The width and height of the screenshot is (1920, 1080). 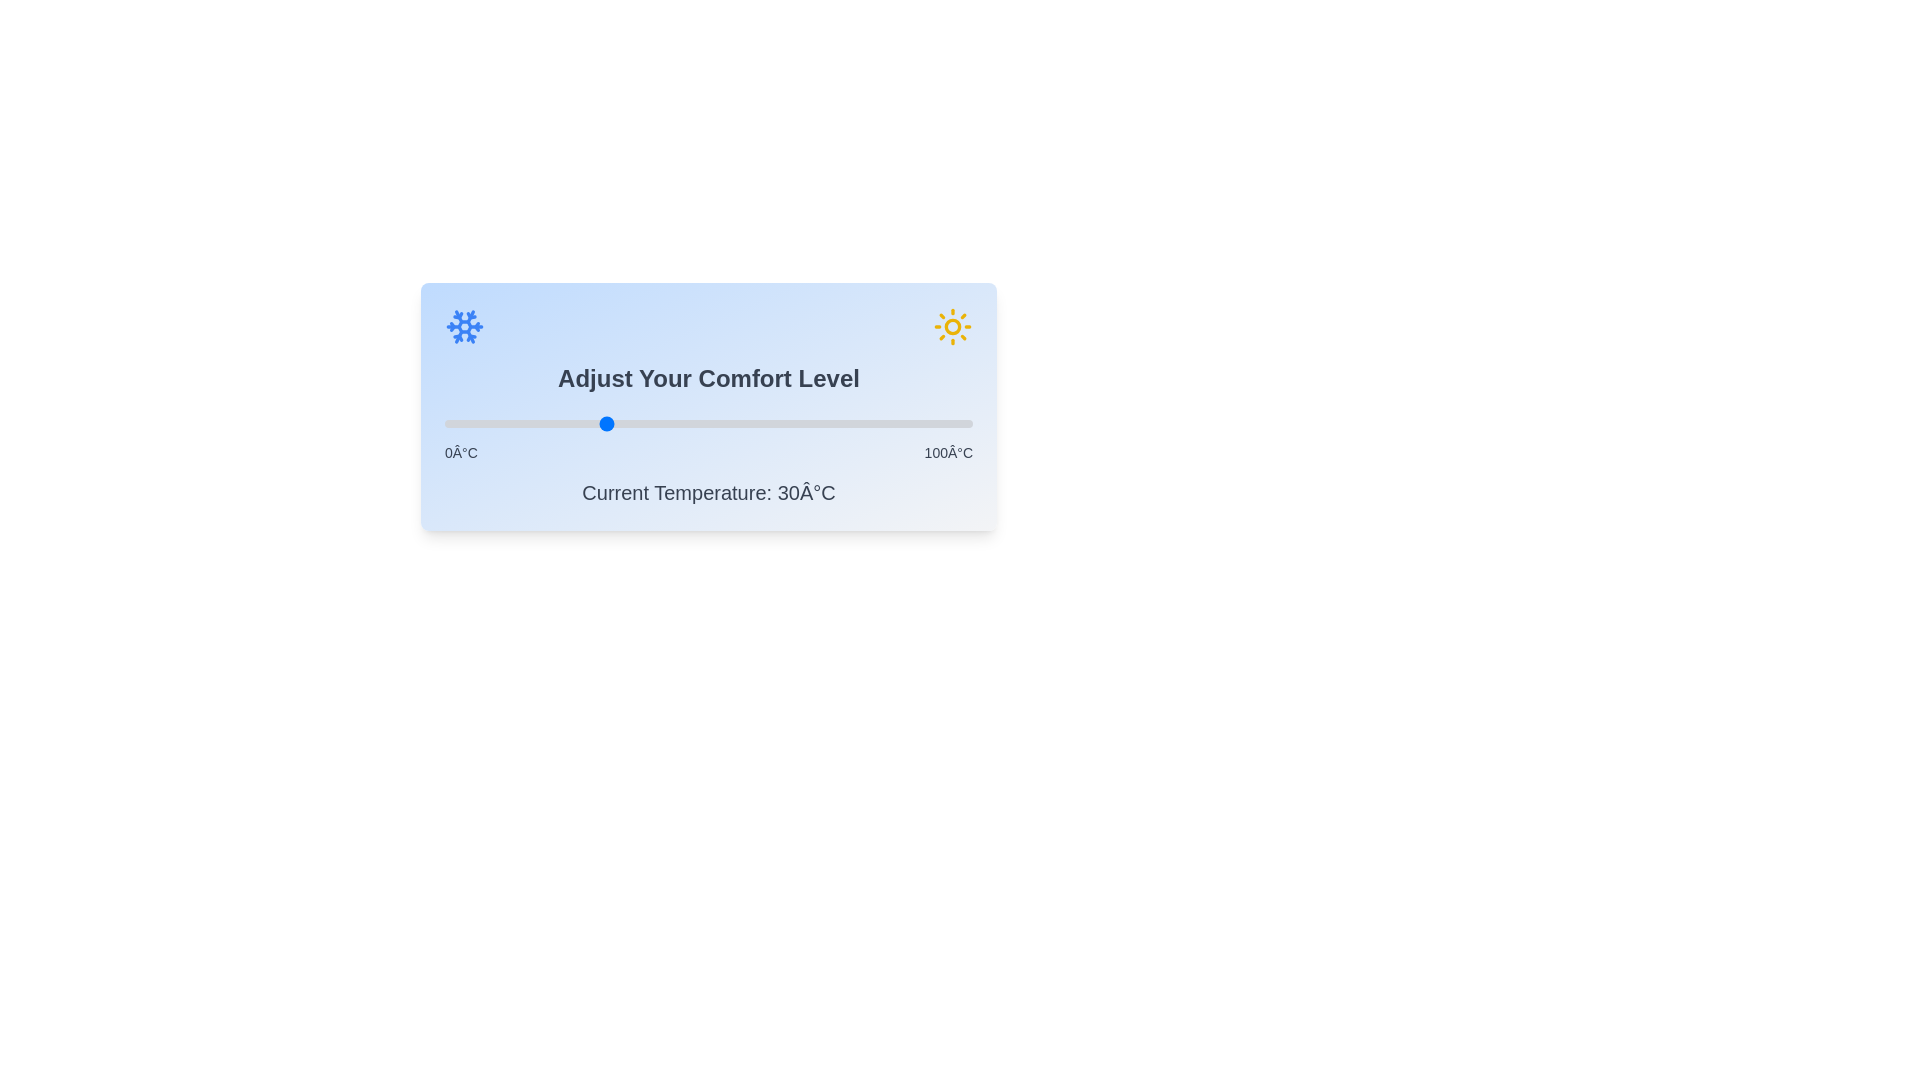 I want to click on the comfort level slider to set the temperature to 23 degrees Celsius, so click(x=565, y=423).